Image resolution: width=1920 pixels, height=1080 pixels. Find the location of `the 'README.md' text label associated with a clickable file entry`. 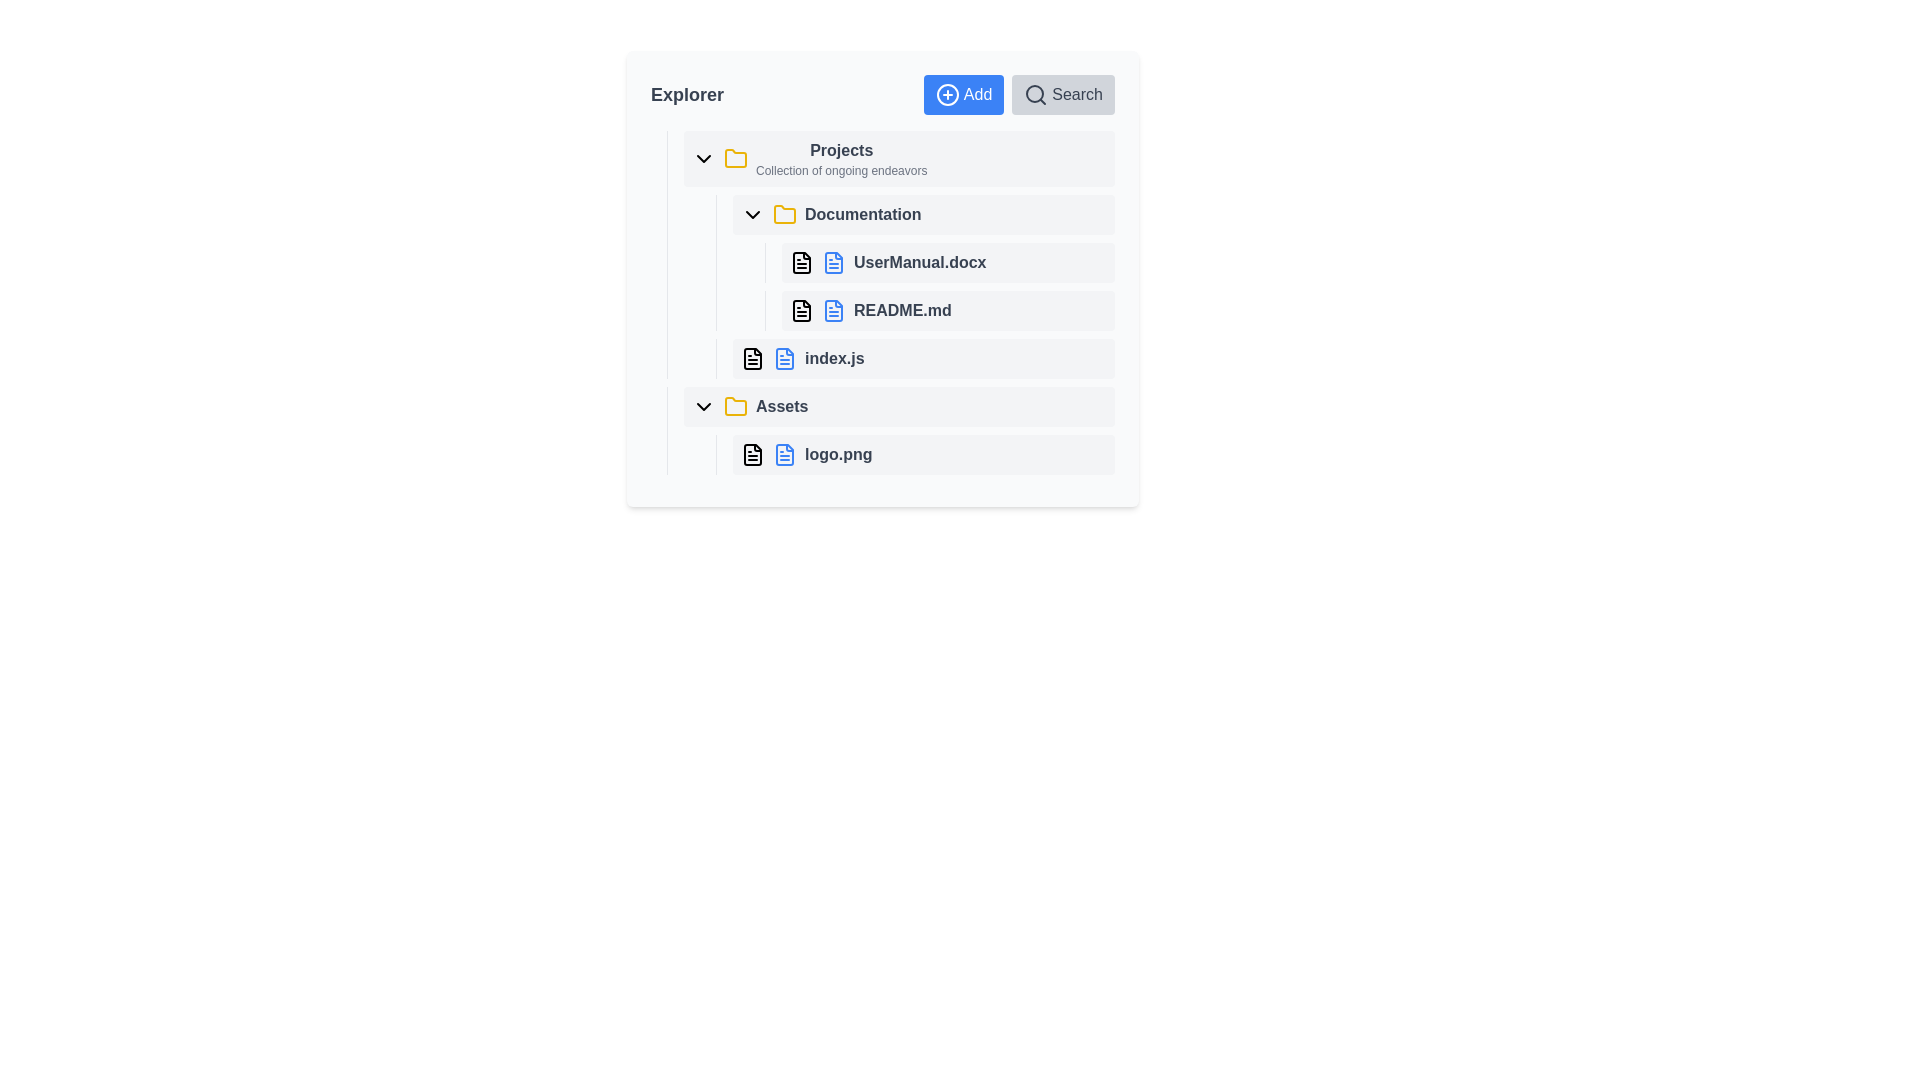

the 'README.md' text label associated with a clickable file entry is located at coordinates (901, 311).